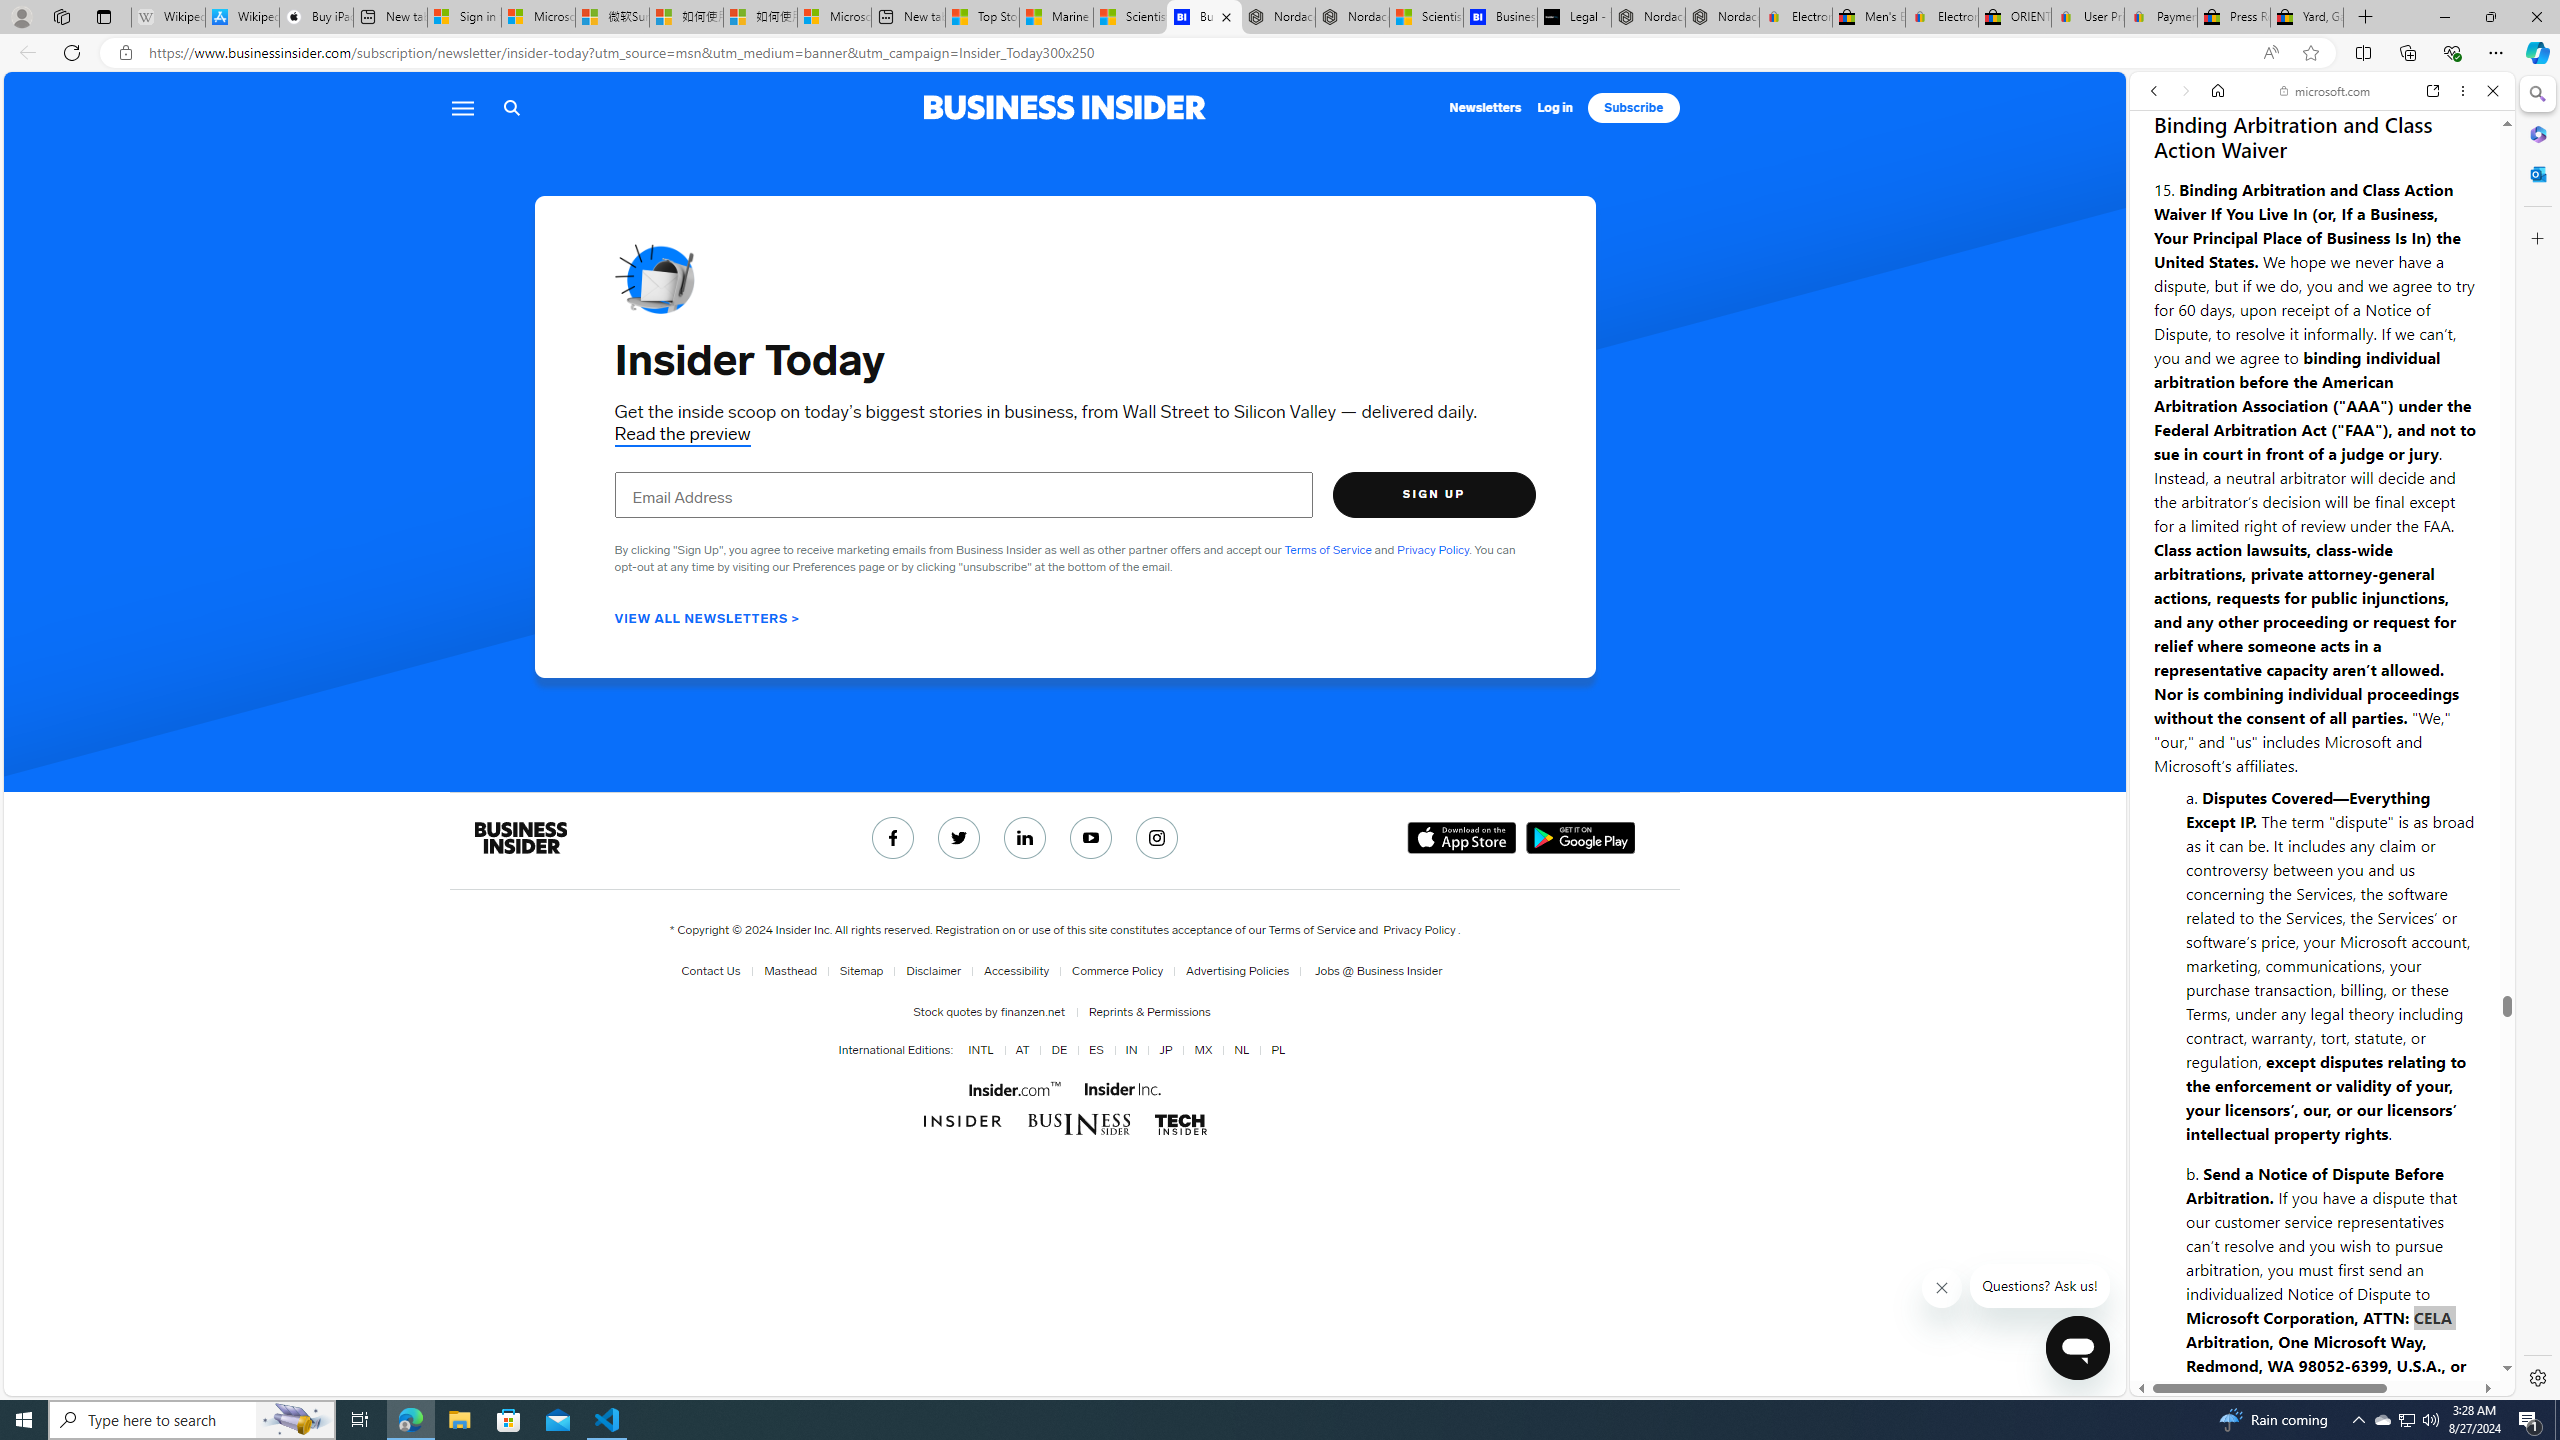 Image resolution: width=2560 pixels, height=1440 pixels. I want to click on 'Download on the App Store', so click(1460, 838).